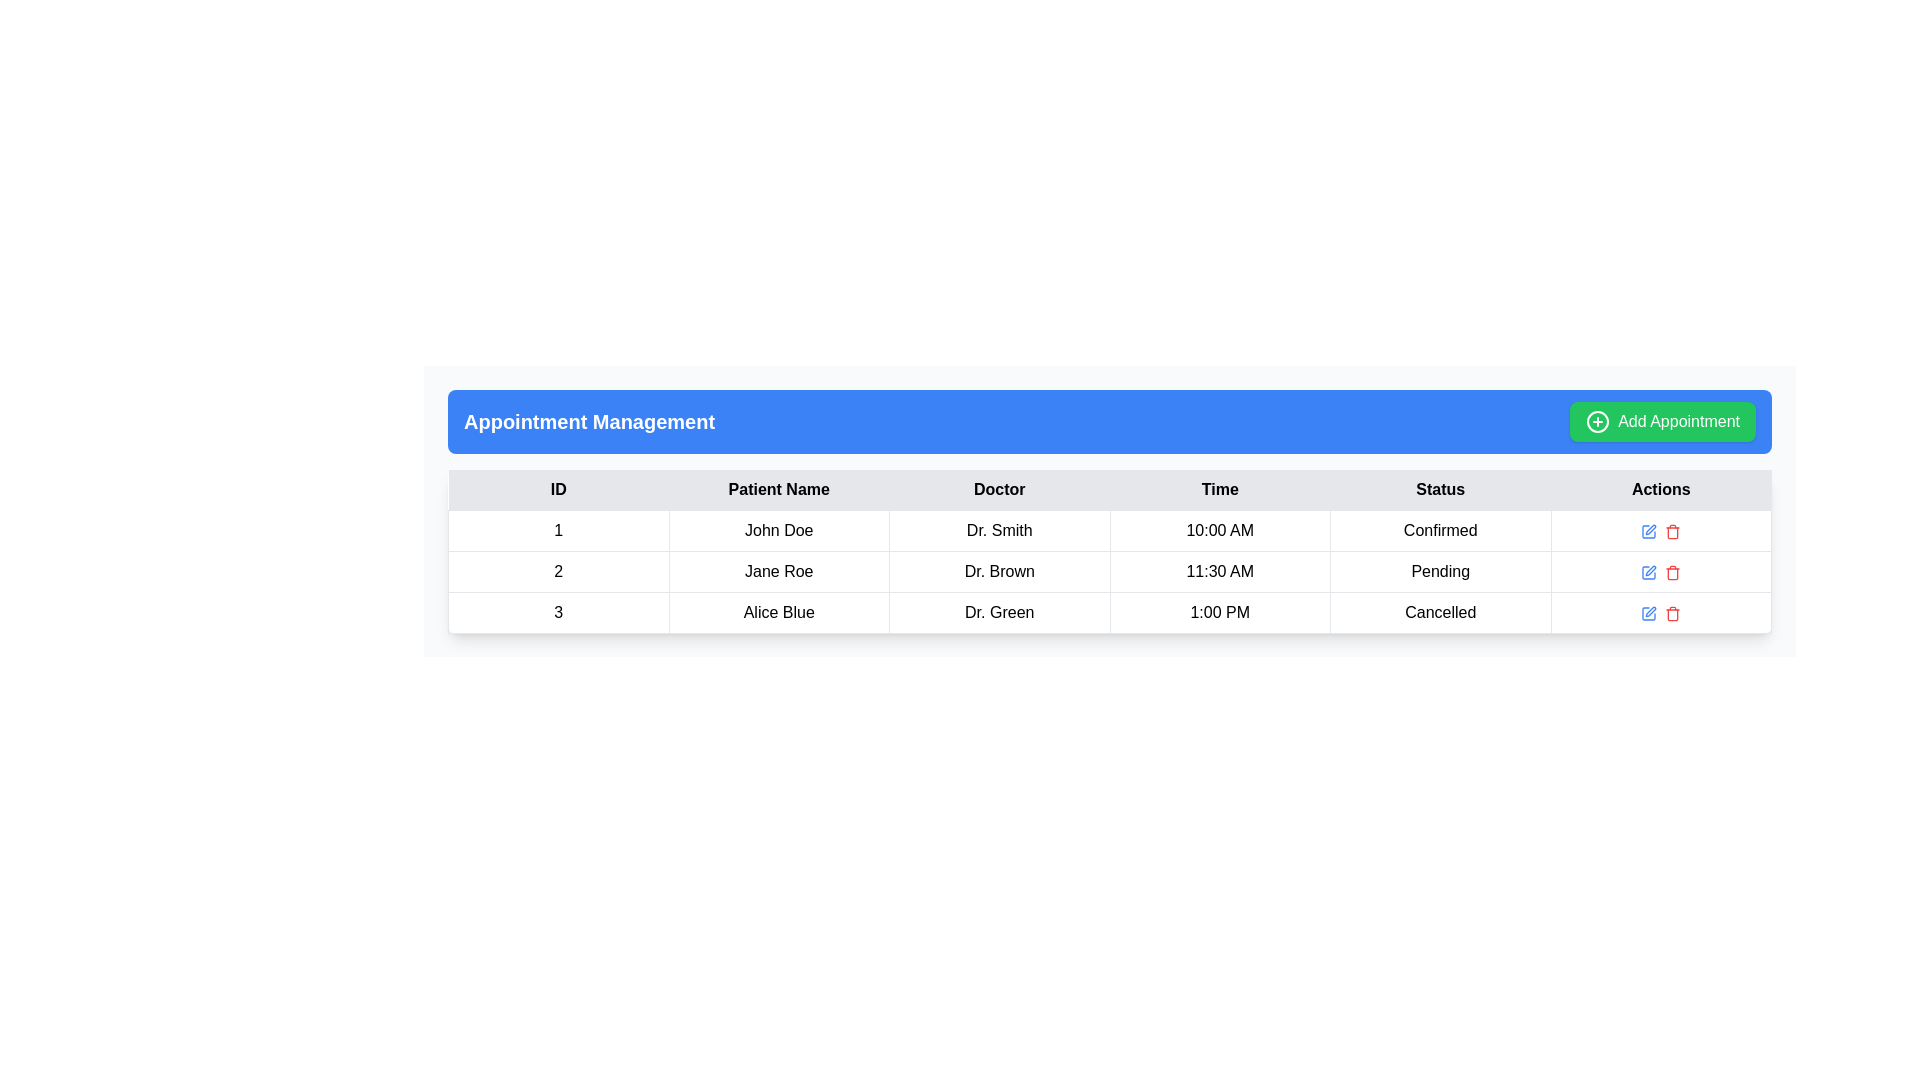 This screenshot has height=1080, width=1920. What do you see at coordinates (1108, 571) in the screenshot?
I see `the appointment entry row for 'Jane Roe' with 'Dr. Brown' at 11:30 AM, currently marked as 'Pending', located as the second row in the tabular listing` at bounding box center [1108, 571].